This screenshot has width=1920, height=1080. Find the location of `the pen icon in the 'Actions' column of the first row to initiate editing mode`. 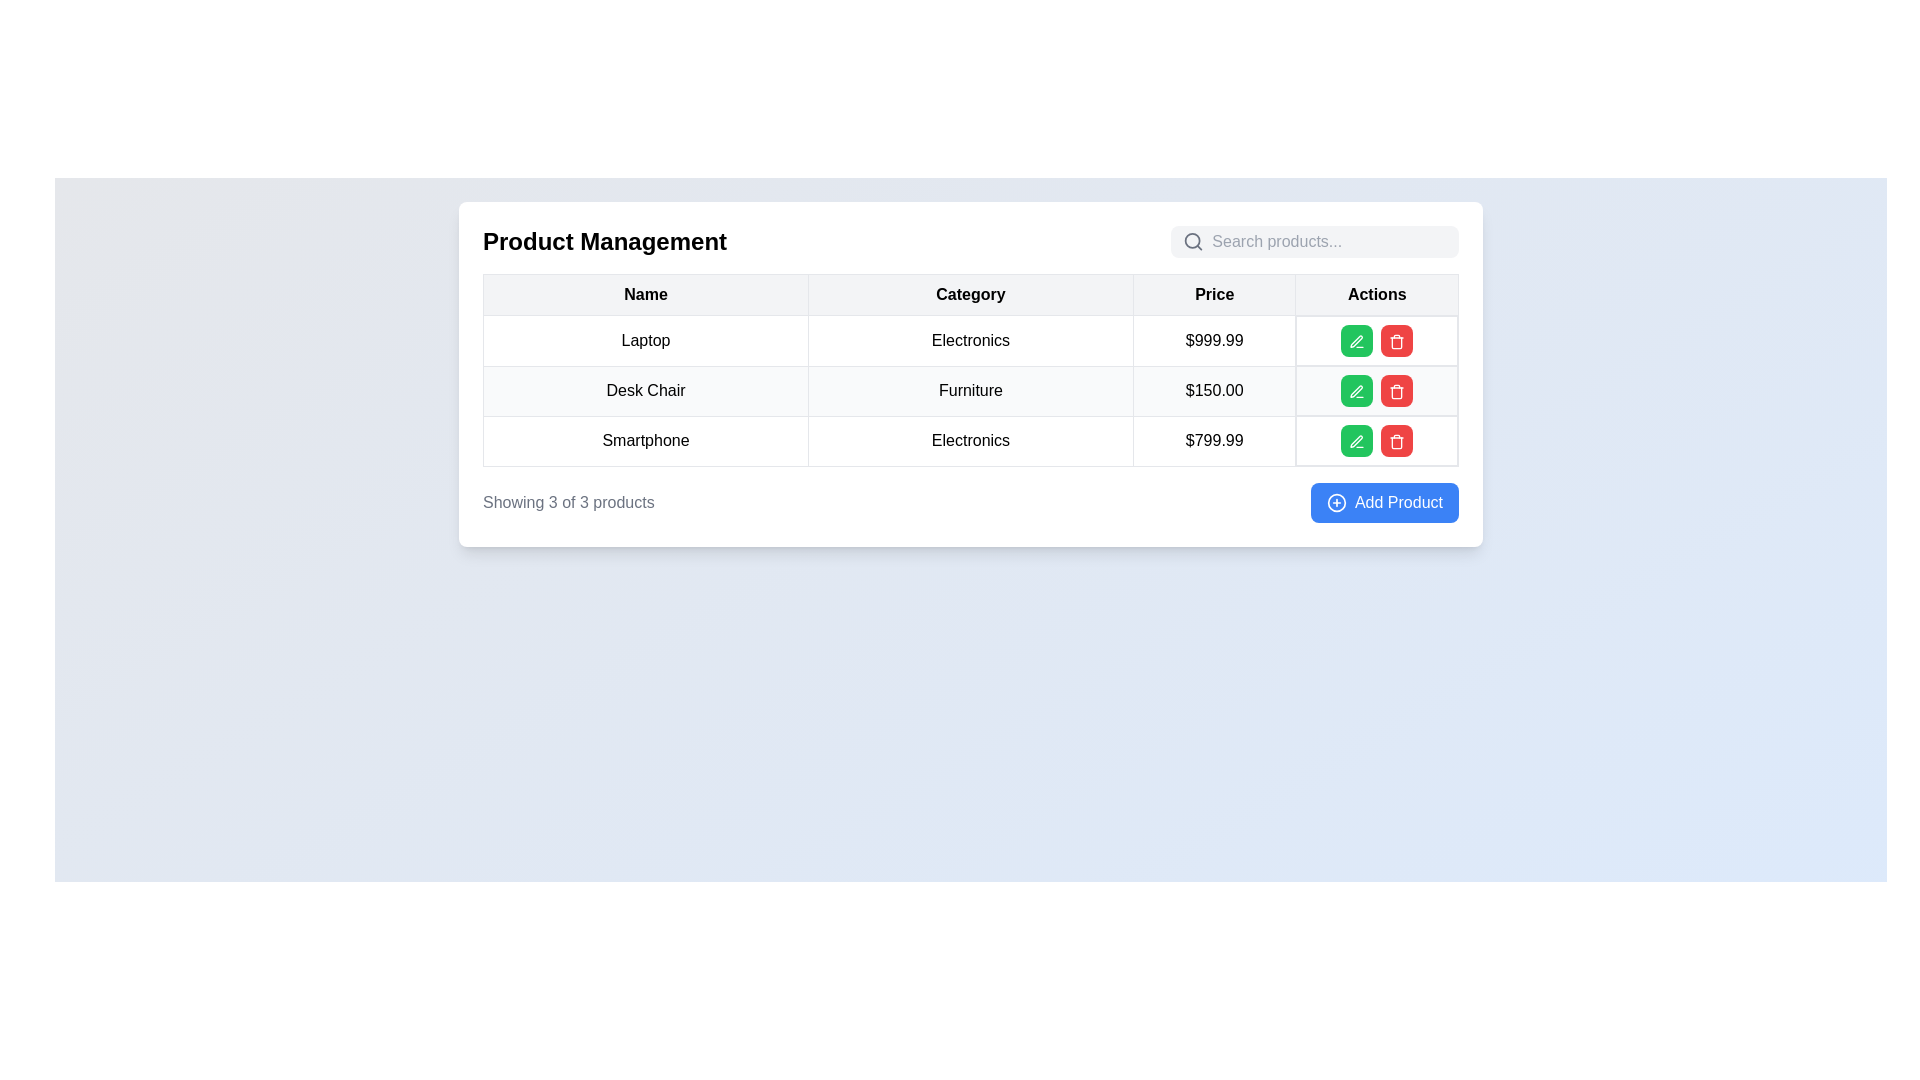

the pen icon in the 'Actions' column of the first row to initiate editing mode is located at coordinates (1357, 340).